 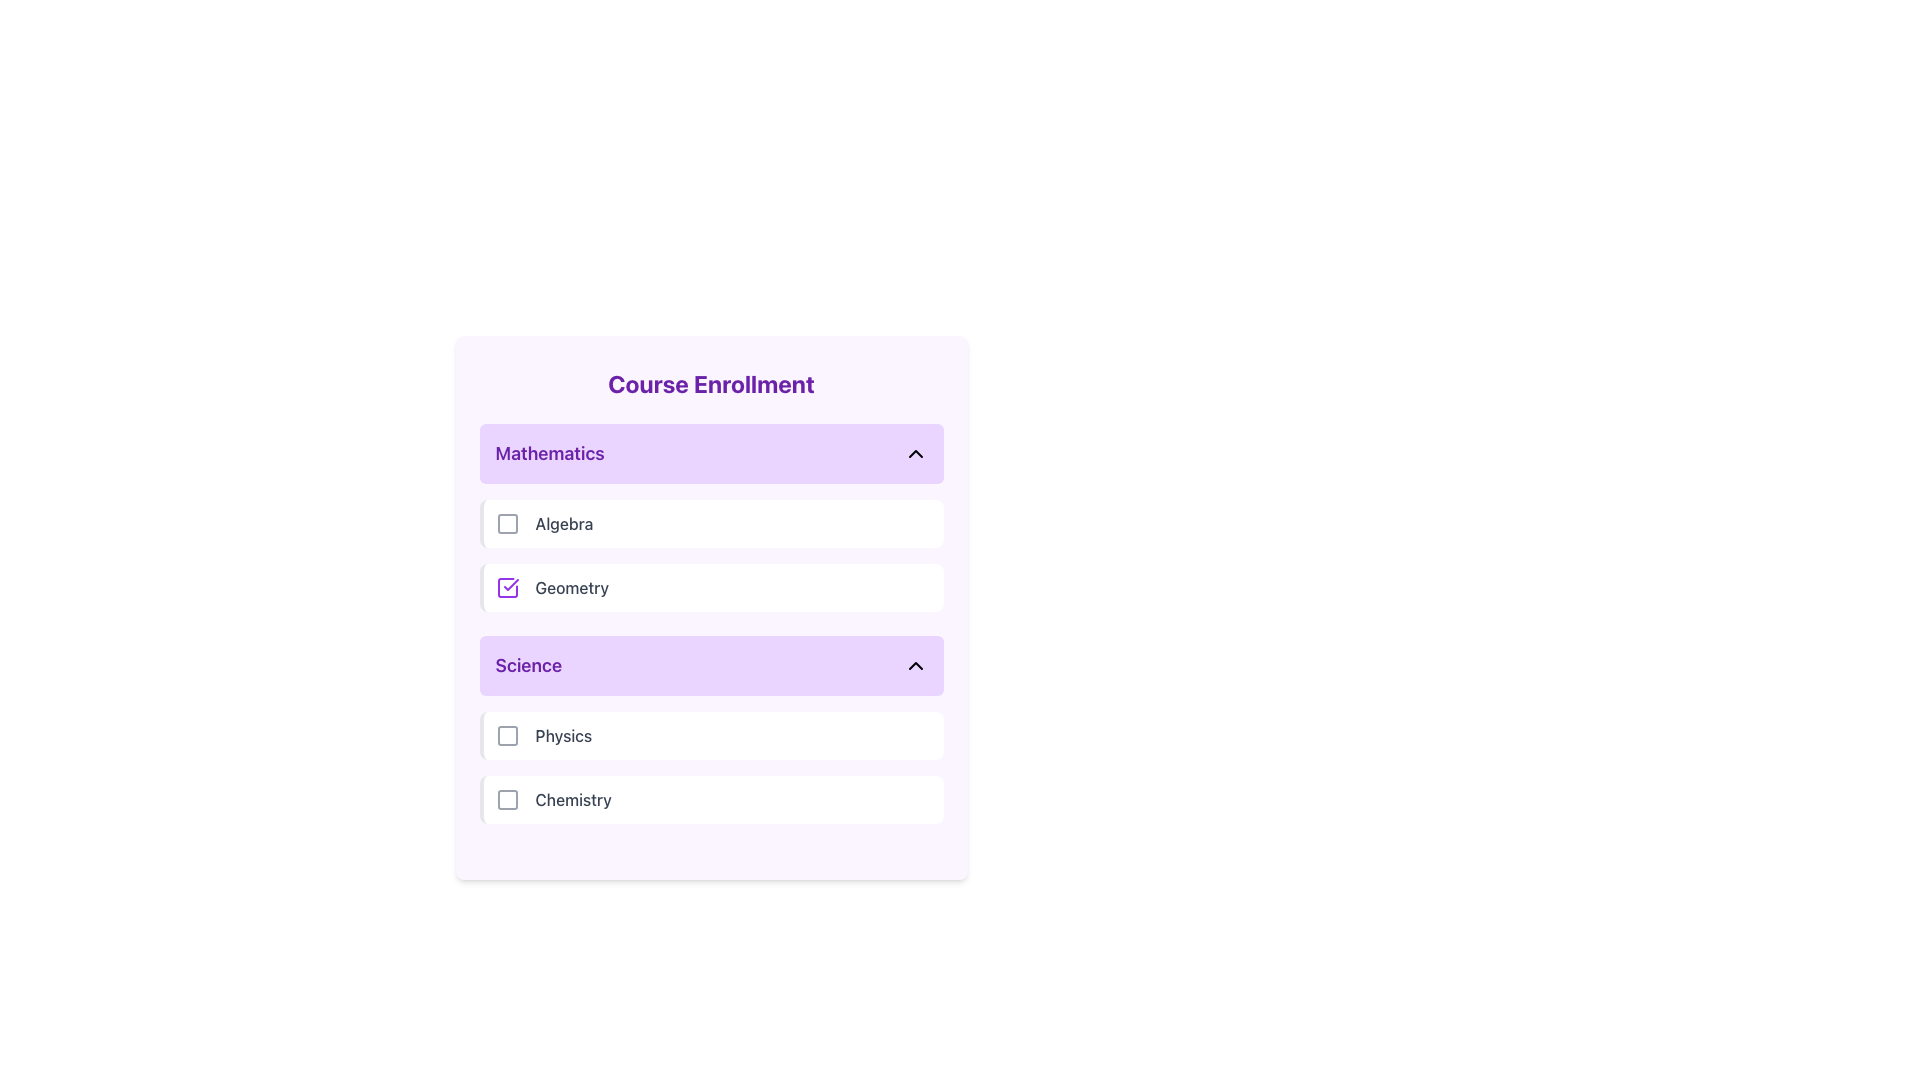 I want to click on the 'Physics' course option label, which is a text label positioned under the 'Mathematics' category and above 'Chemistry' in the selectable options list, so click(x=562, y=736).